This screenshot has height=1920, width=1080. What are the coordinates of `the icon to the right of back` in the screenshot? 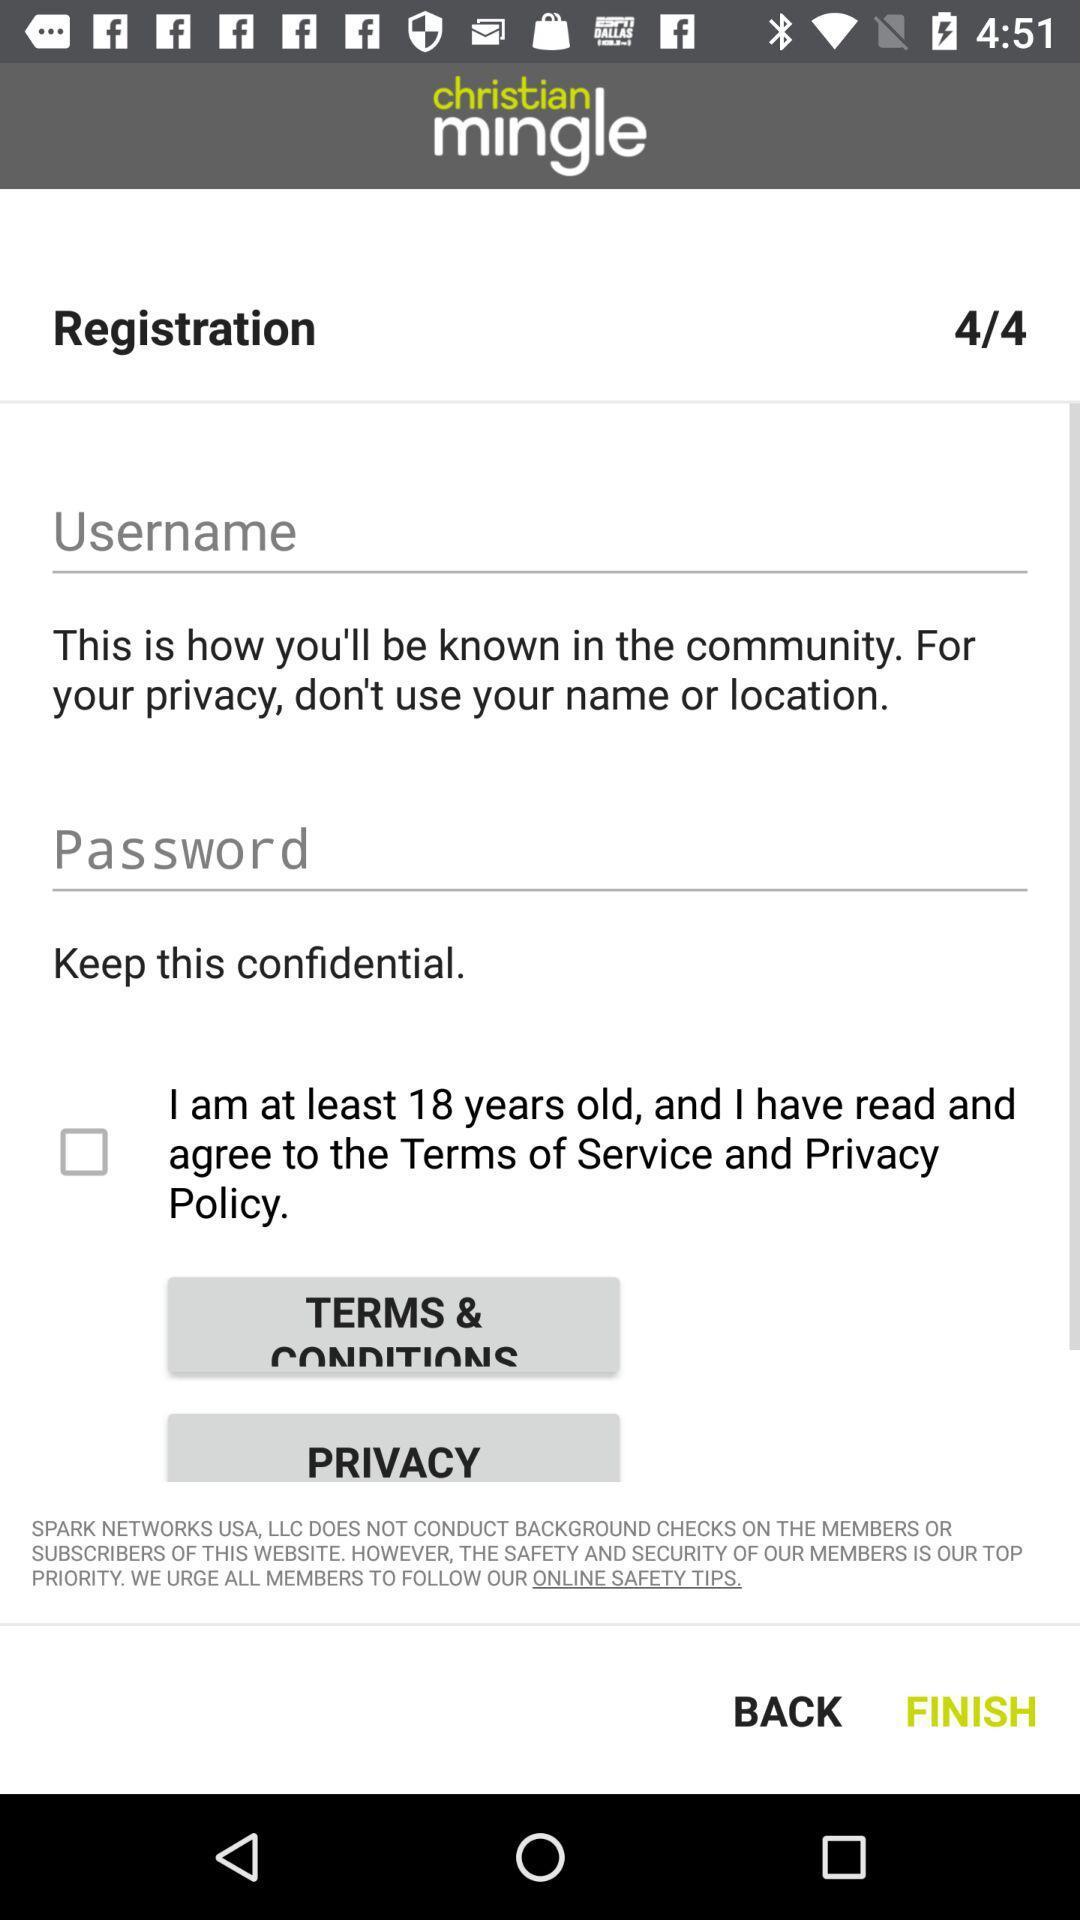 It's located at (975, 1708).